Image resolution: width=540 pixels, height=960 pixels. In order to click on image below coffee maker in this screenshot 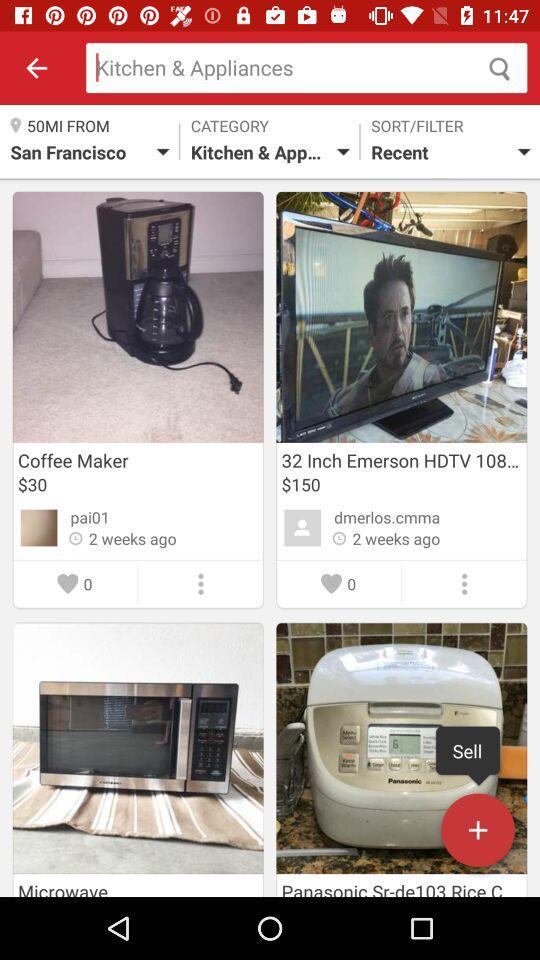, I will do `click(137, 759)`.